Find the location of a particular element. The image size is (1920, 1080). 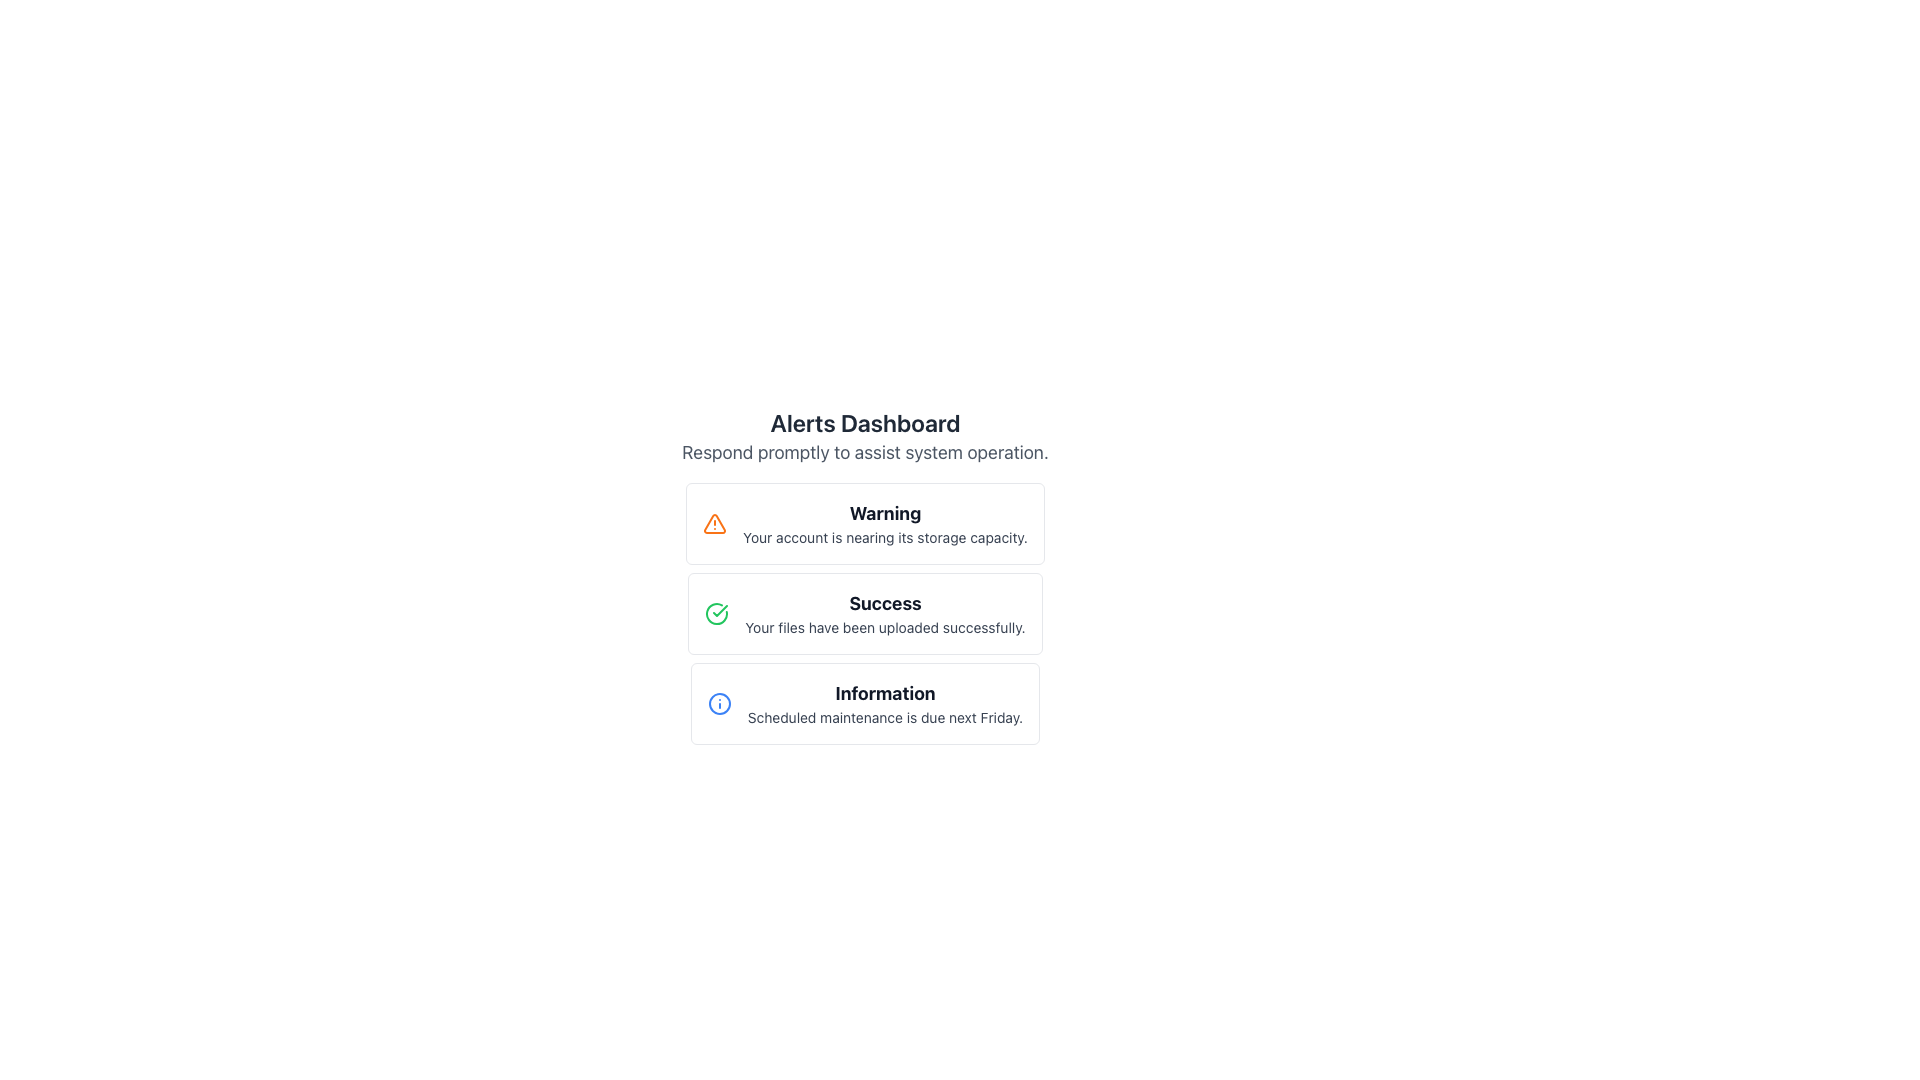

the Circle graphic (SVG element) with a thin blue outline and white fill, which is part of the 'Information' icon in the lower section of the alert cards is located at coordinates (719, 703).